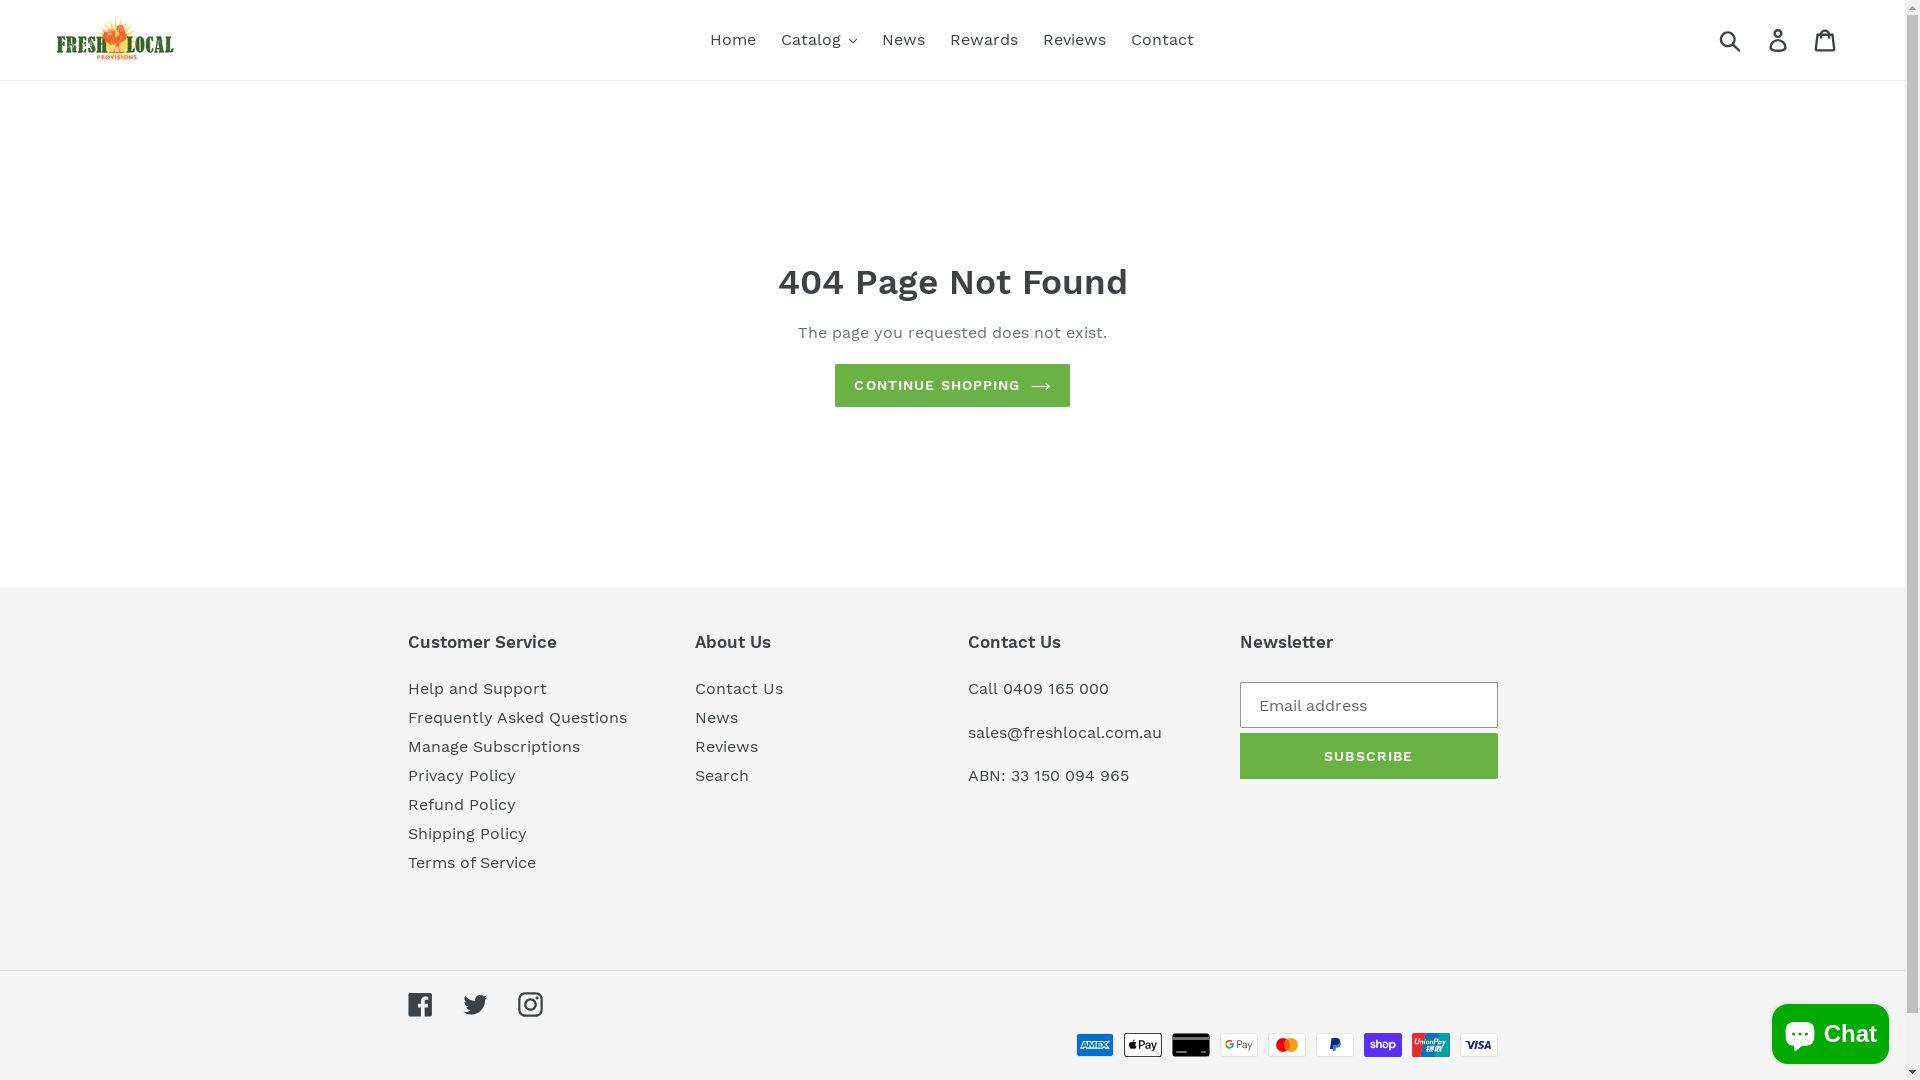  I want to click on 'Shopify online store chat', so click(1830, 1029).